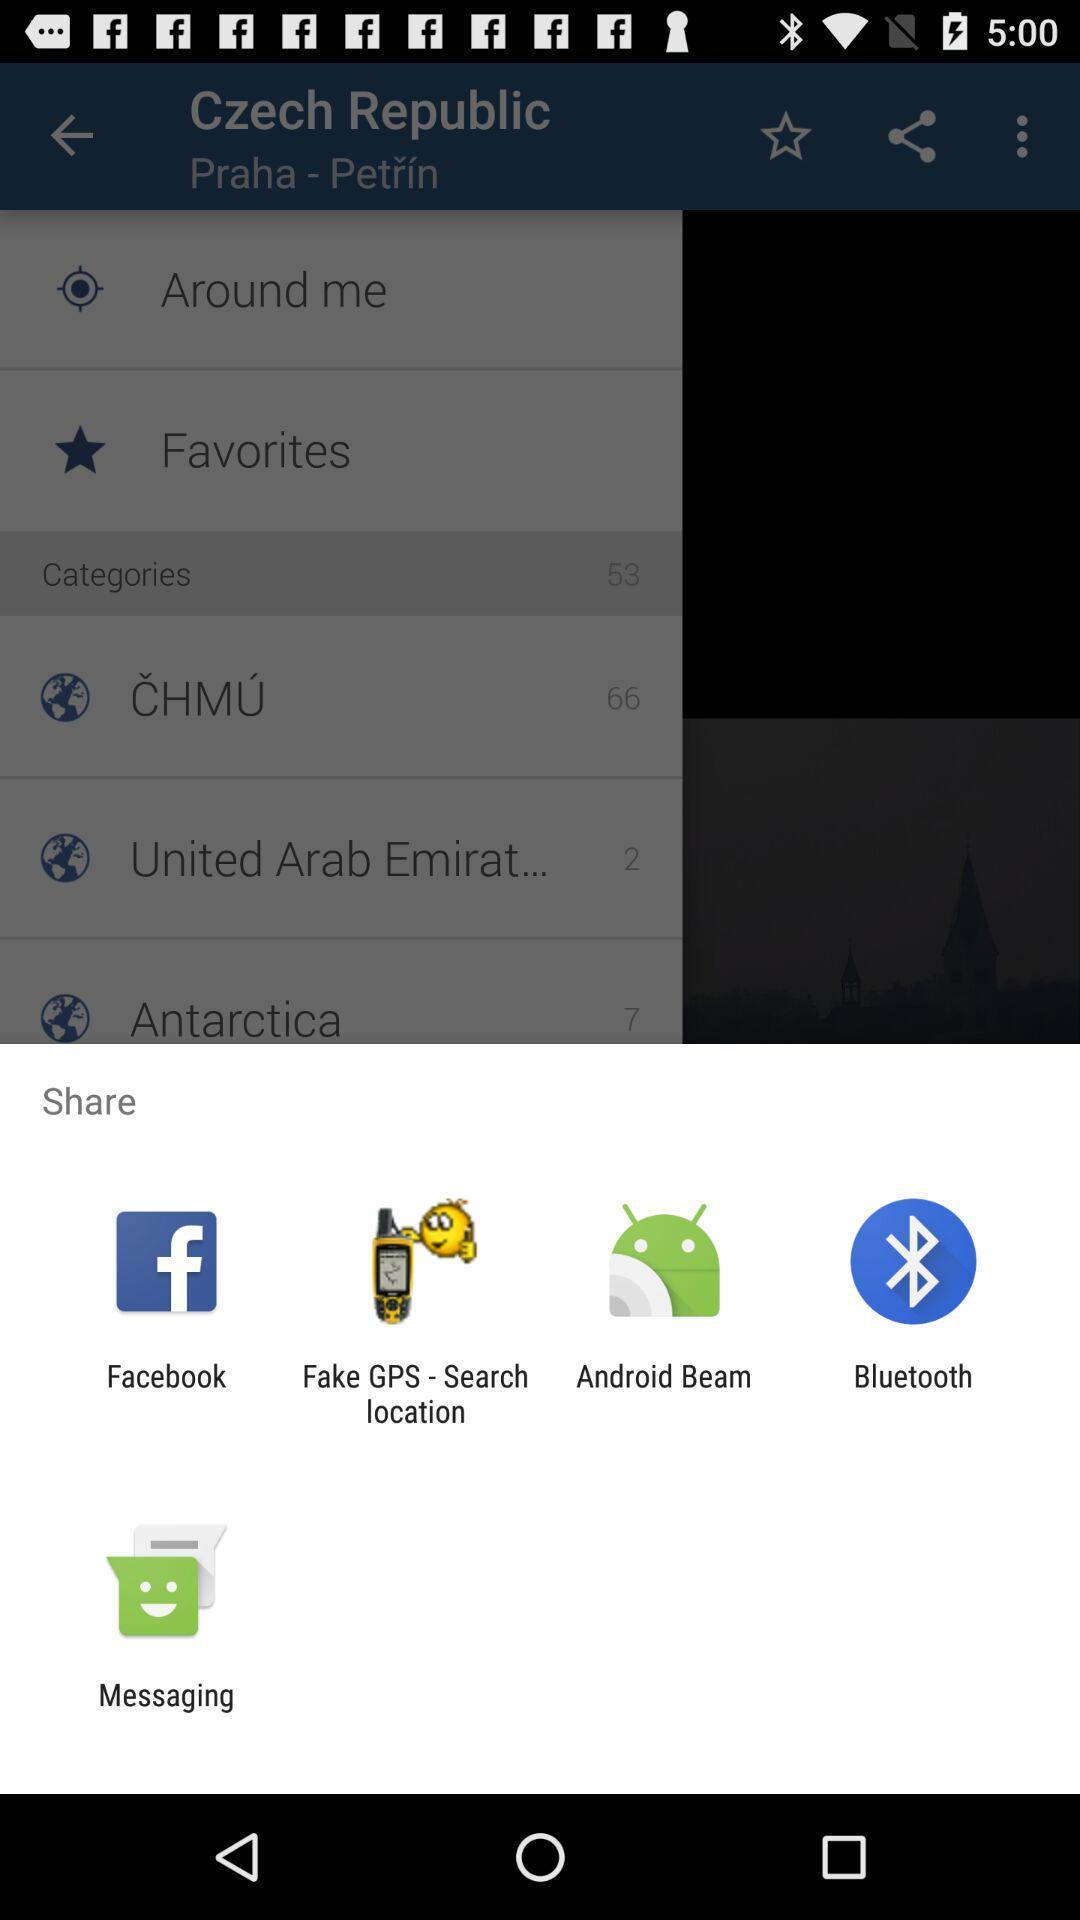  Describe the element at coordinates (664, 1392) in the screenshot. I see `the android beam app` at that location.